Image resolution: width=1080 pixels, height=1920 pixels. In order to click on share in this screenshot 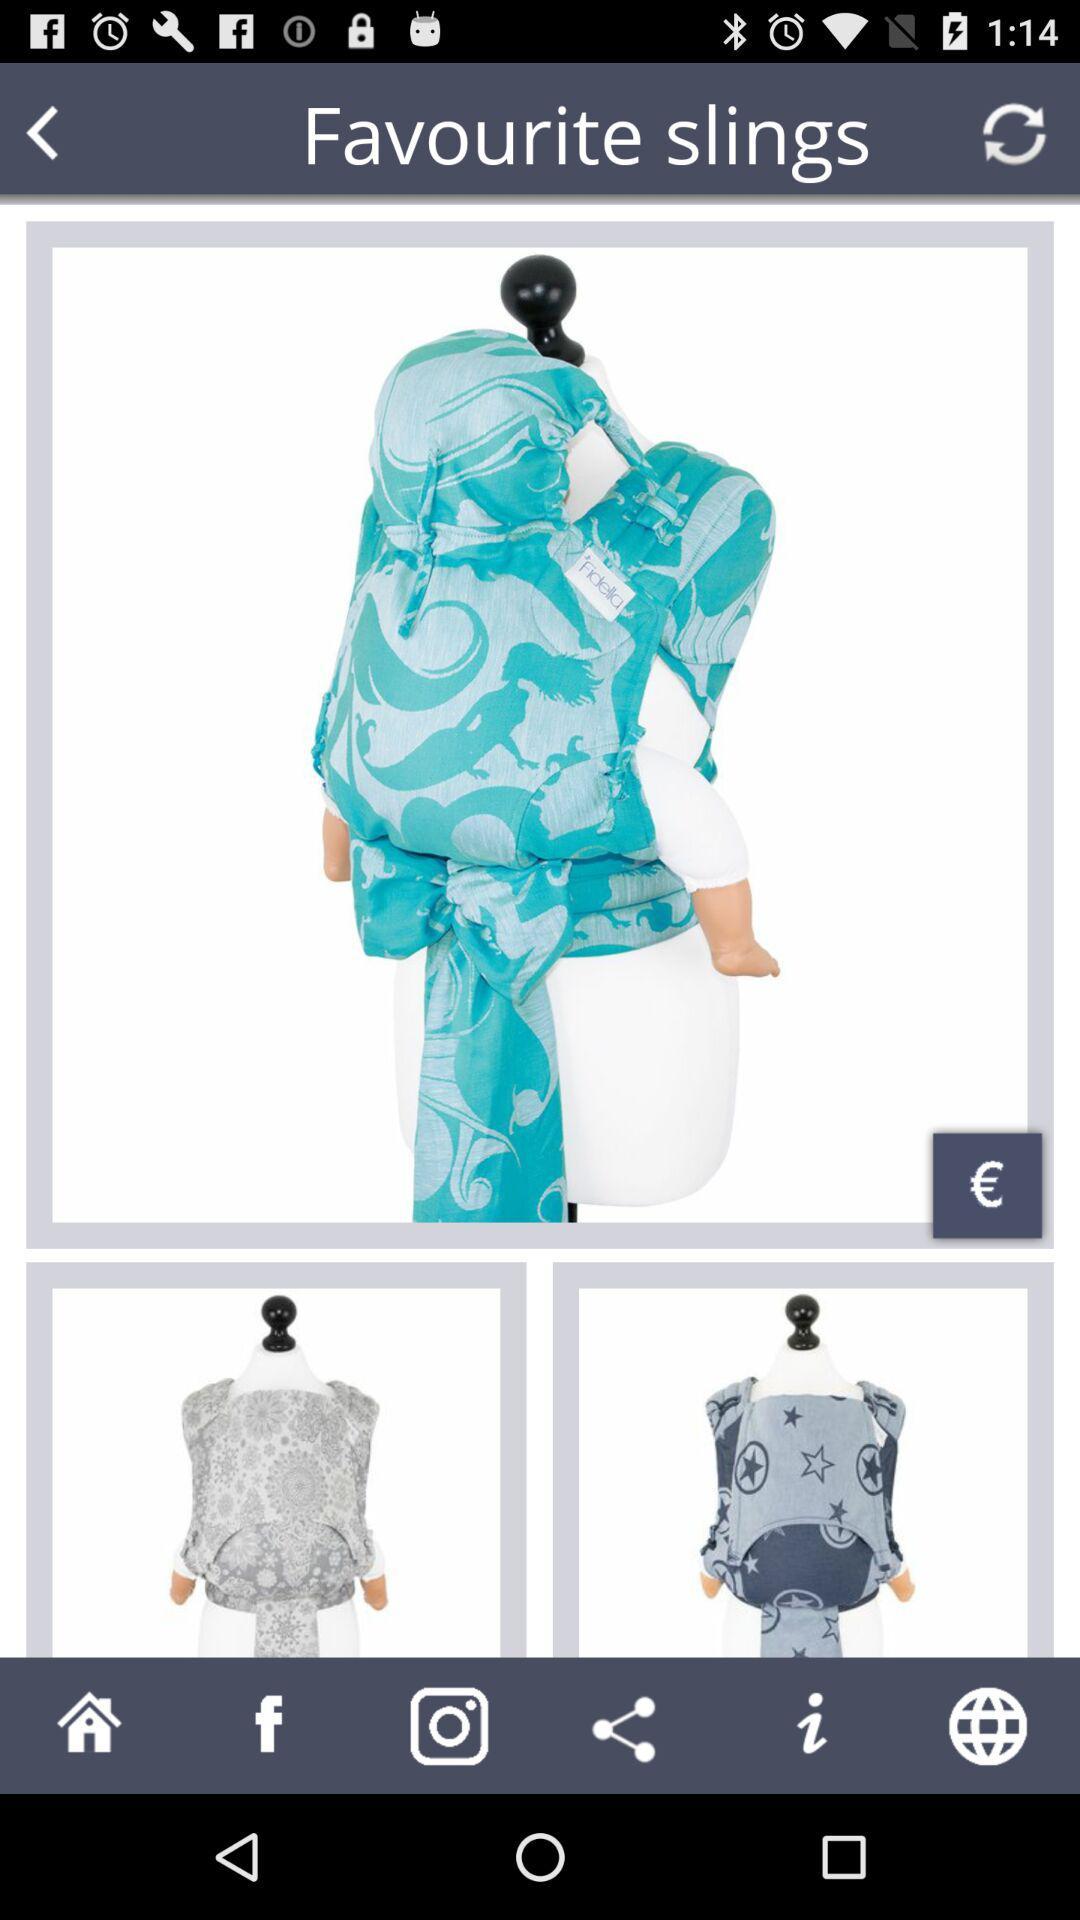, I will do `click(628, 1724)`.